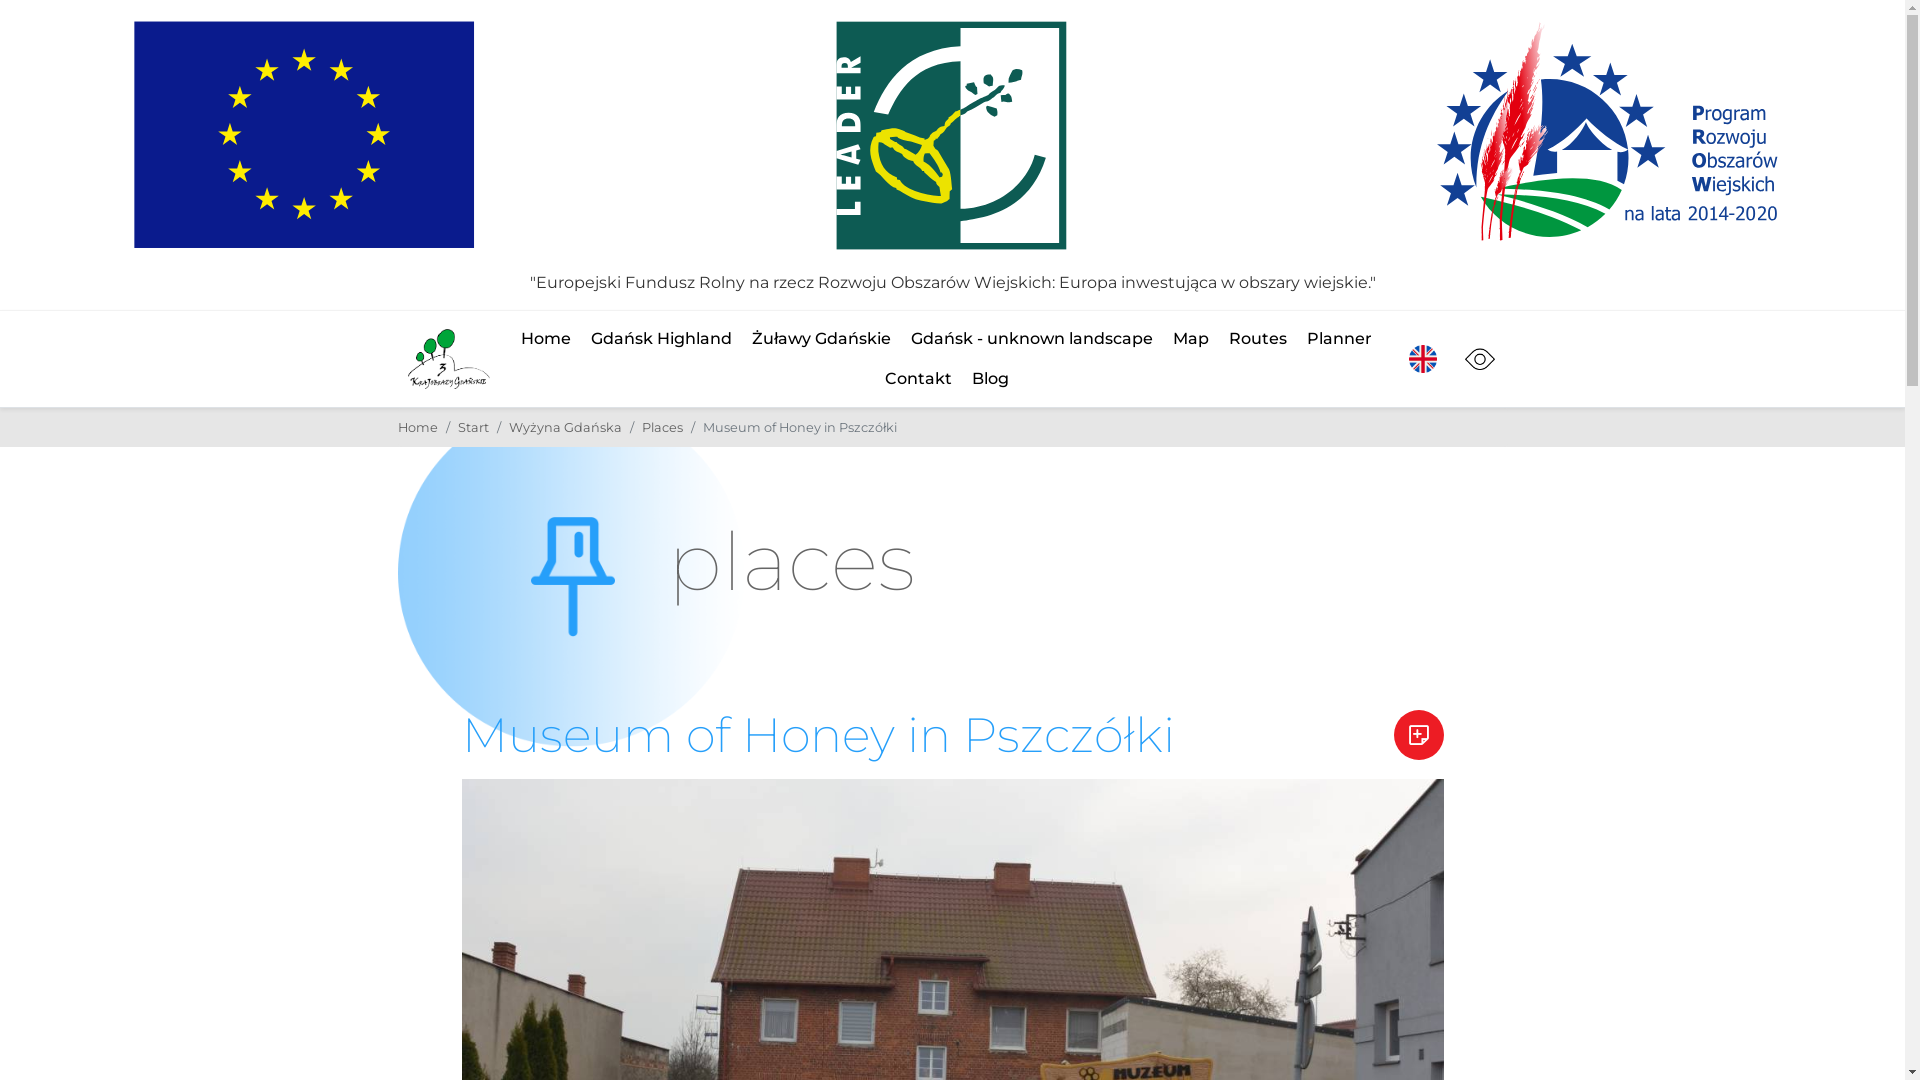 The height and width of the screenshot is (1080, 1920). I want to click on 'Add to the planner', so click(1418, 735).